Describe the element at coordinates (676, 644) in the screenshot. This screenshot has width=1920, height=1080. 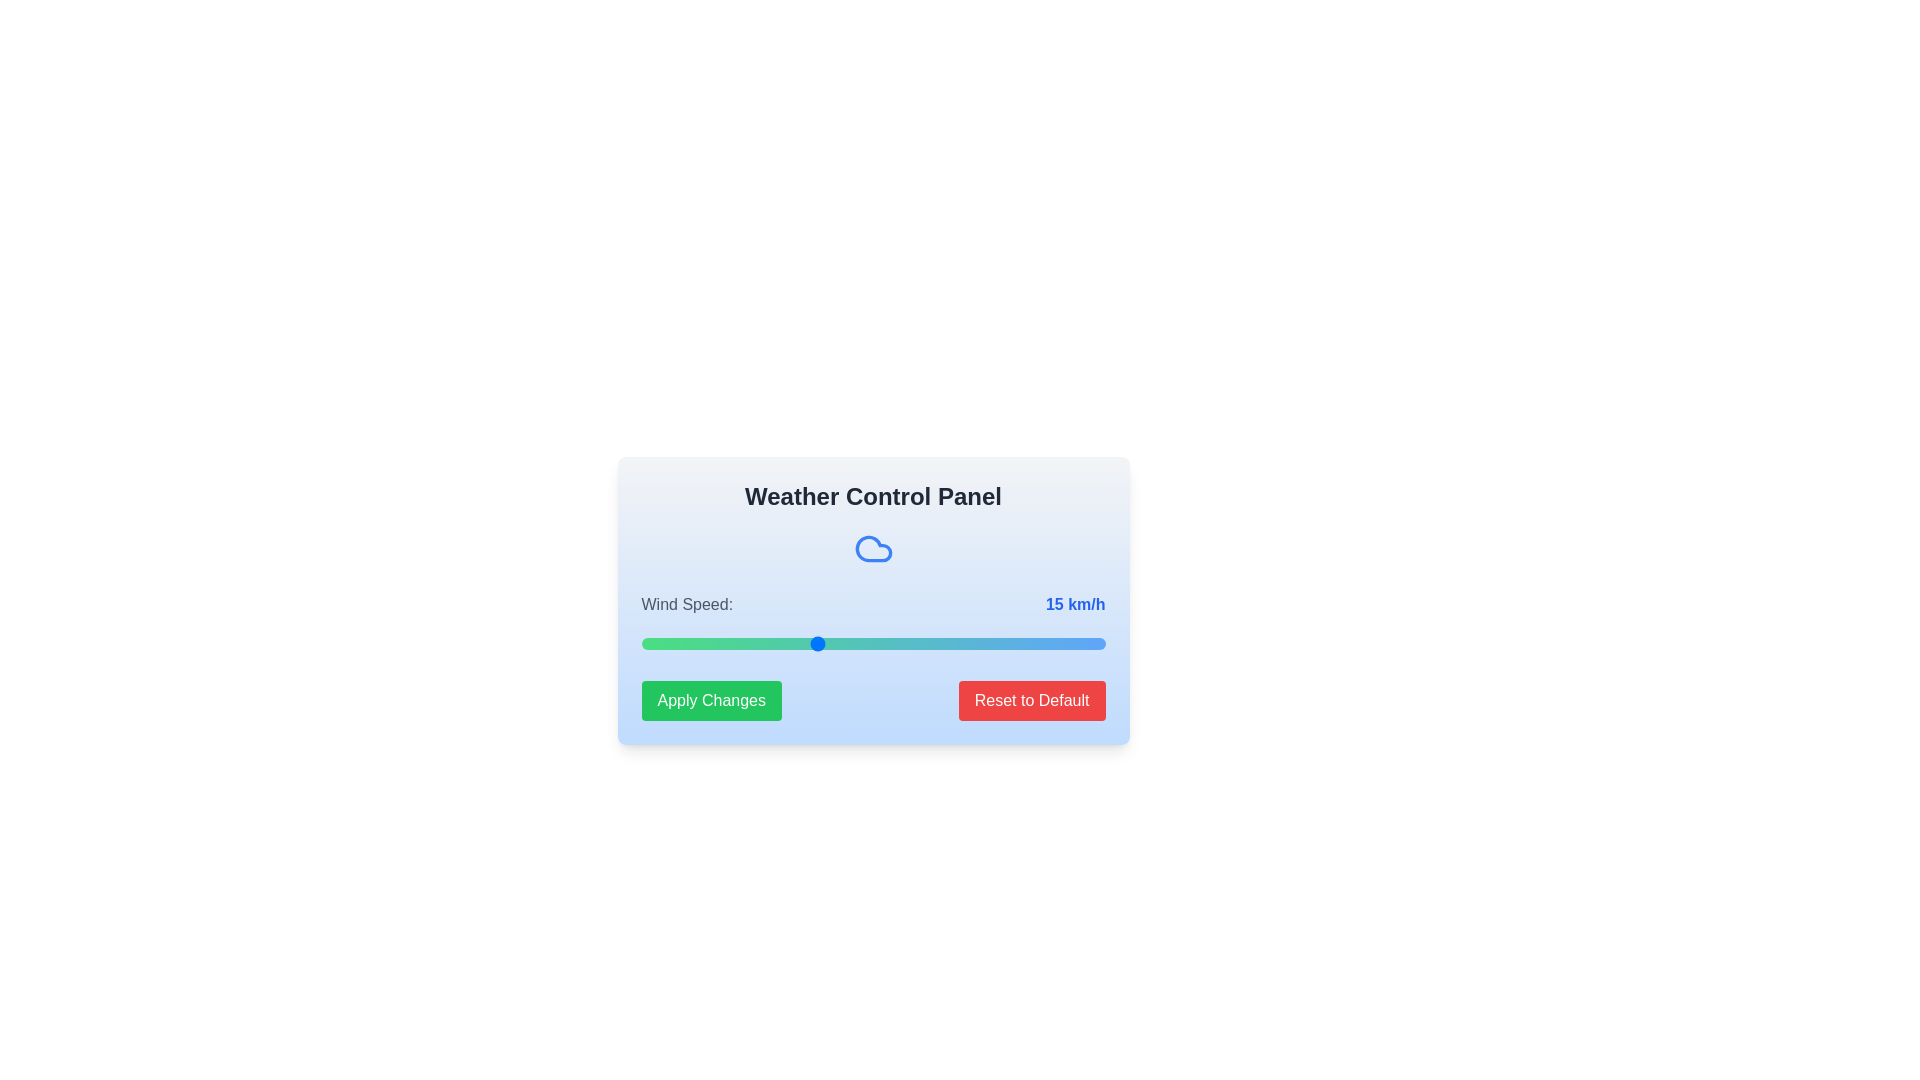
I see `the wind speed slider to set the wind speed to 3 km/h` at that location.